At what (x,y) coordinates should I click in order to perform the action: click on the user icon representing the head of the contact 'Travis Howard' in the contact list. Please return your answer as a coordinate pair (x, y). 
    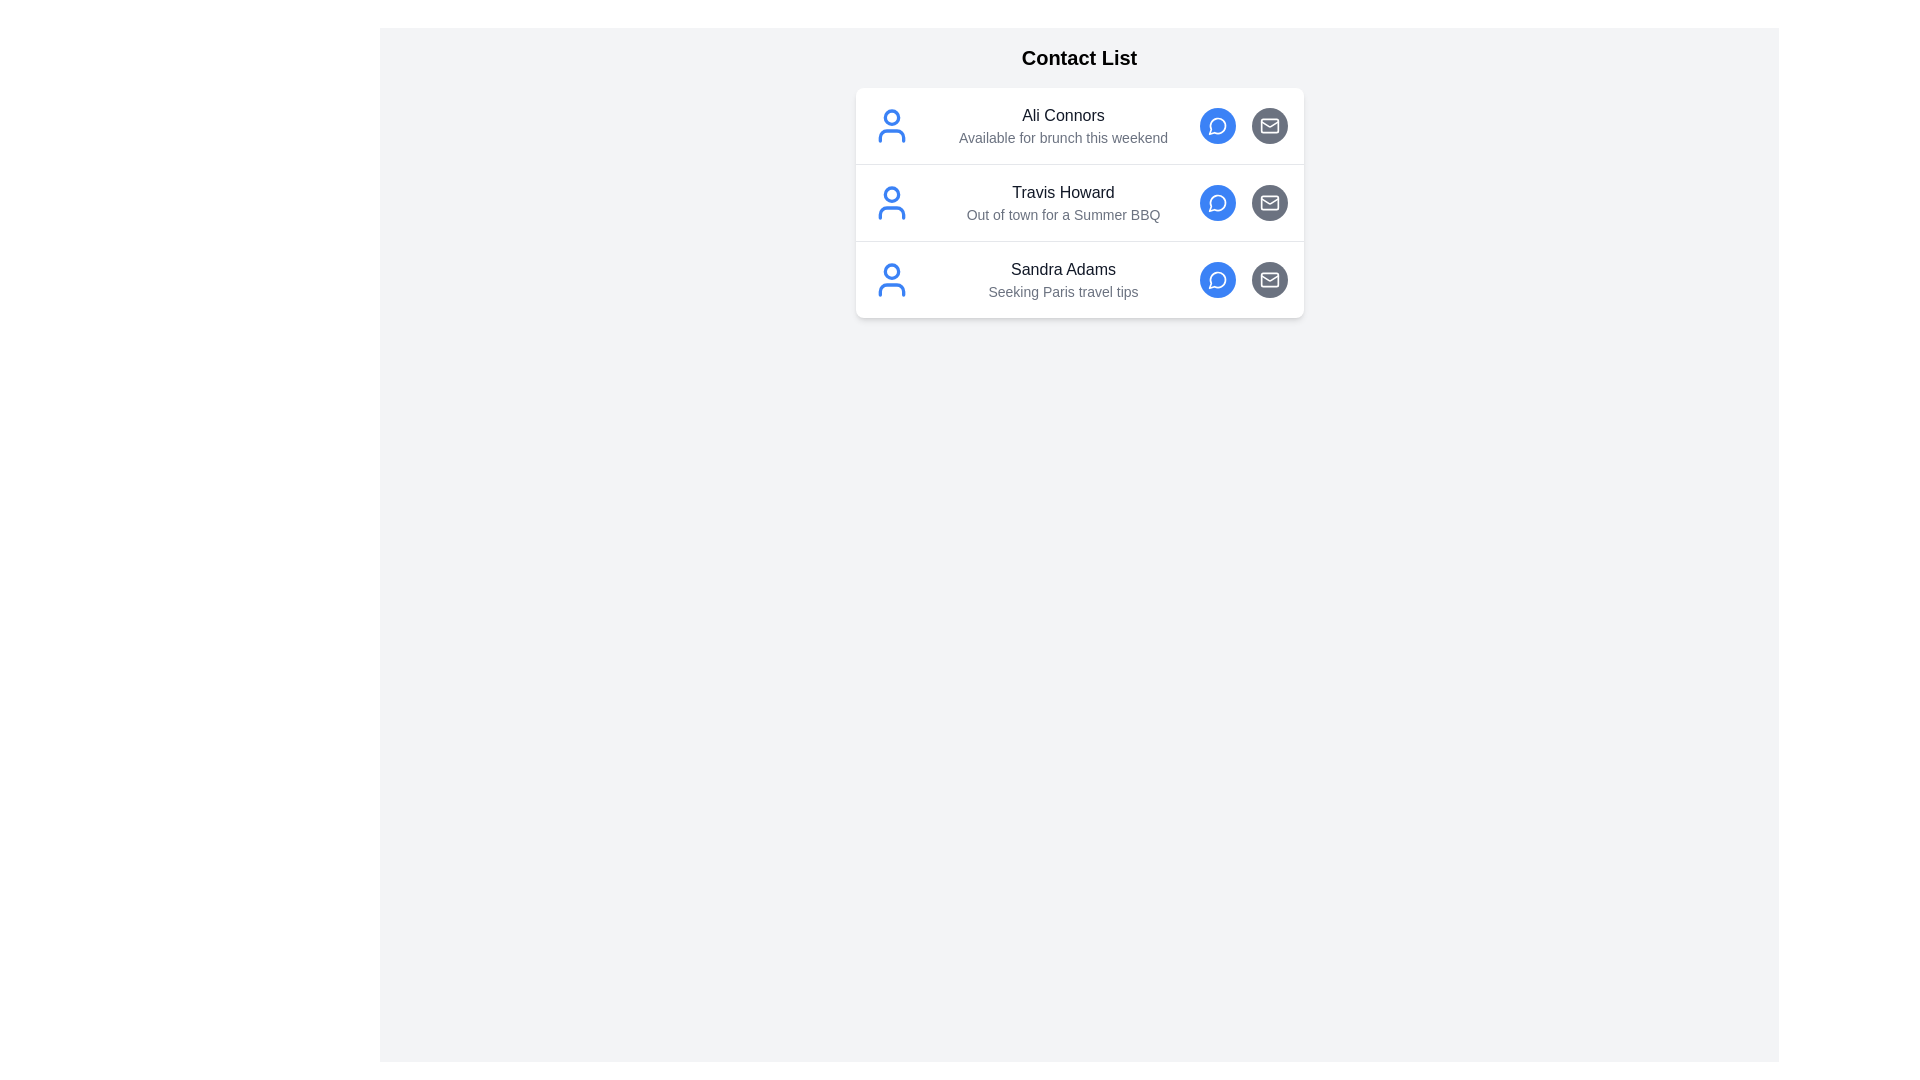
    Looking at the image, I should click on (890, 194).